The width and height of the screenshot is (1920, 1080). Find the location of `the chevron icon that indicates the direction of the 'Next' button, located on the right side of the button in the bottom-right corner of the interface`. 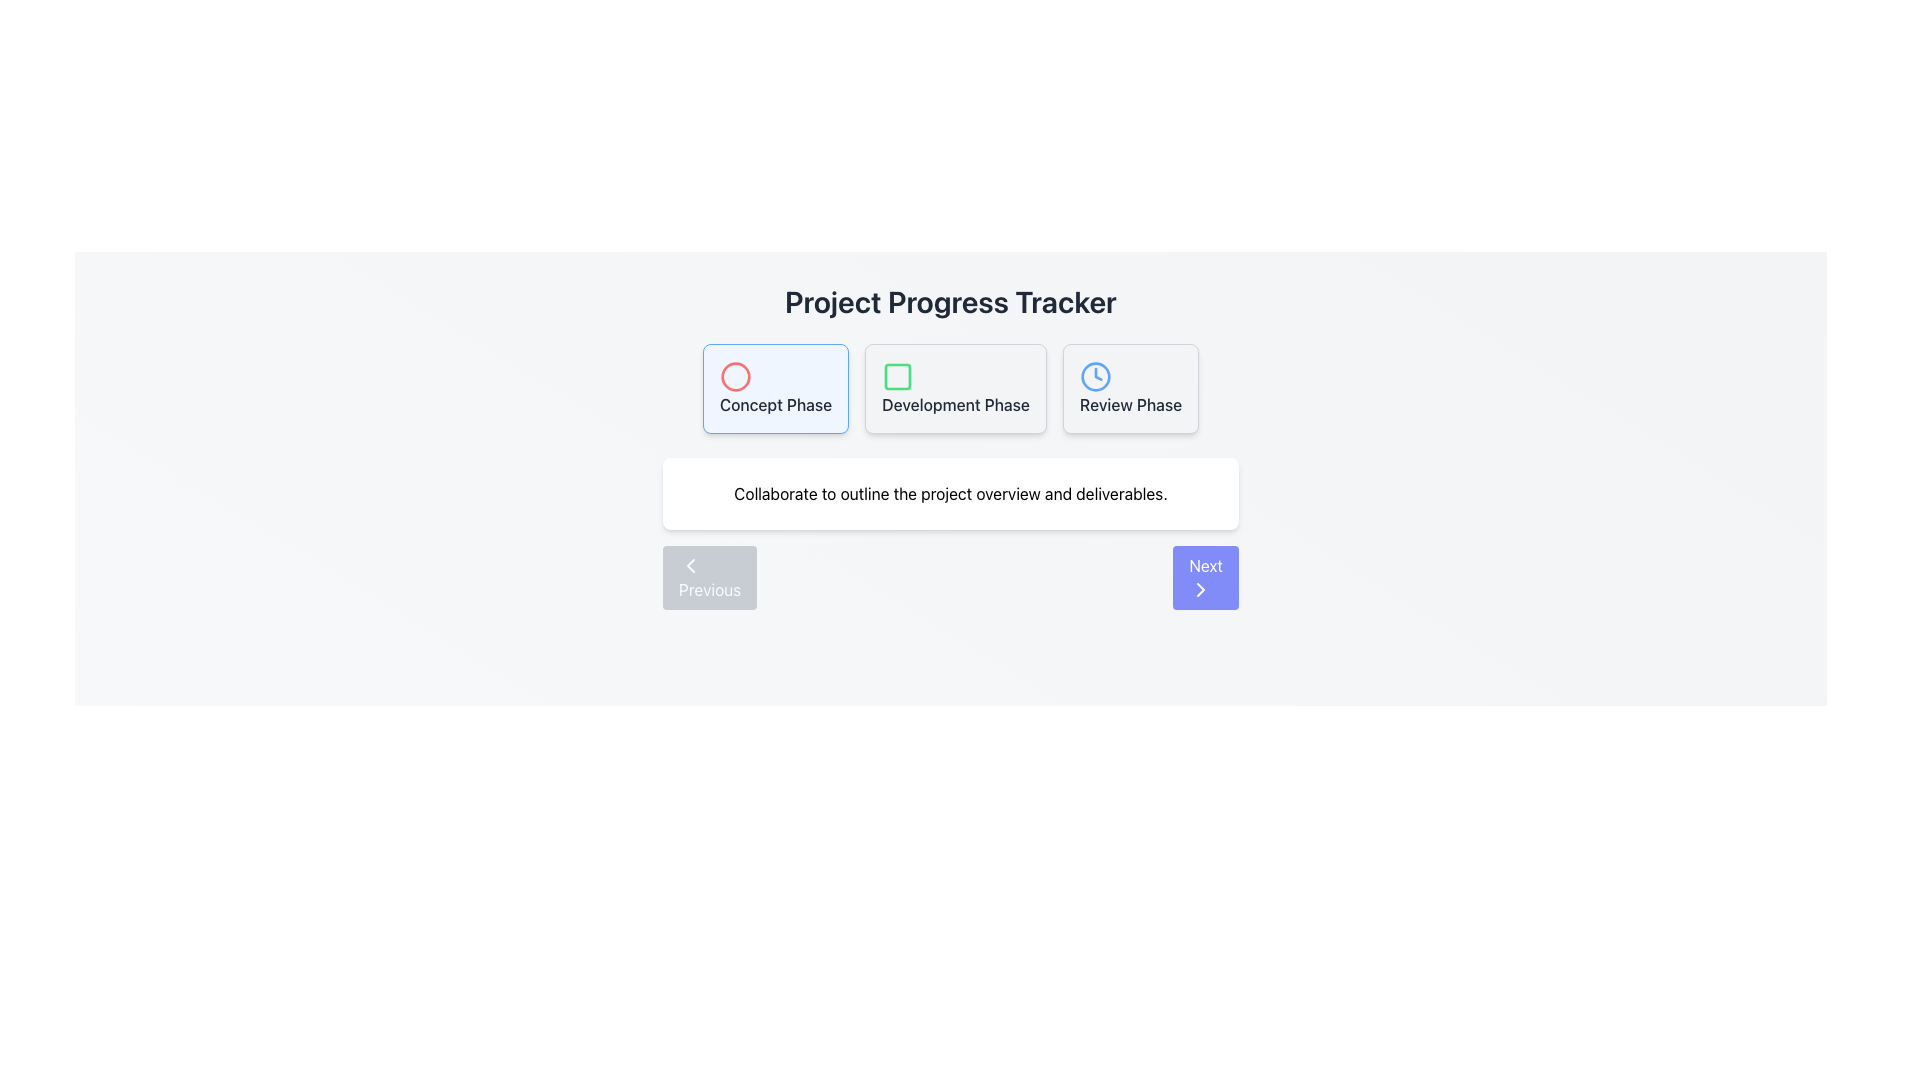

the chevron icon that indicates the direction of the 'Next' button, located on the right side of the button in the bottom-right corner of the interface is located at coordinates (1200, 589).